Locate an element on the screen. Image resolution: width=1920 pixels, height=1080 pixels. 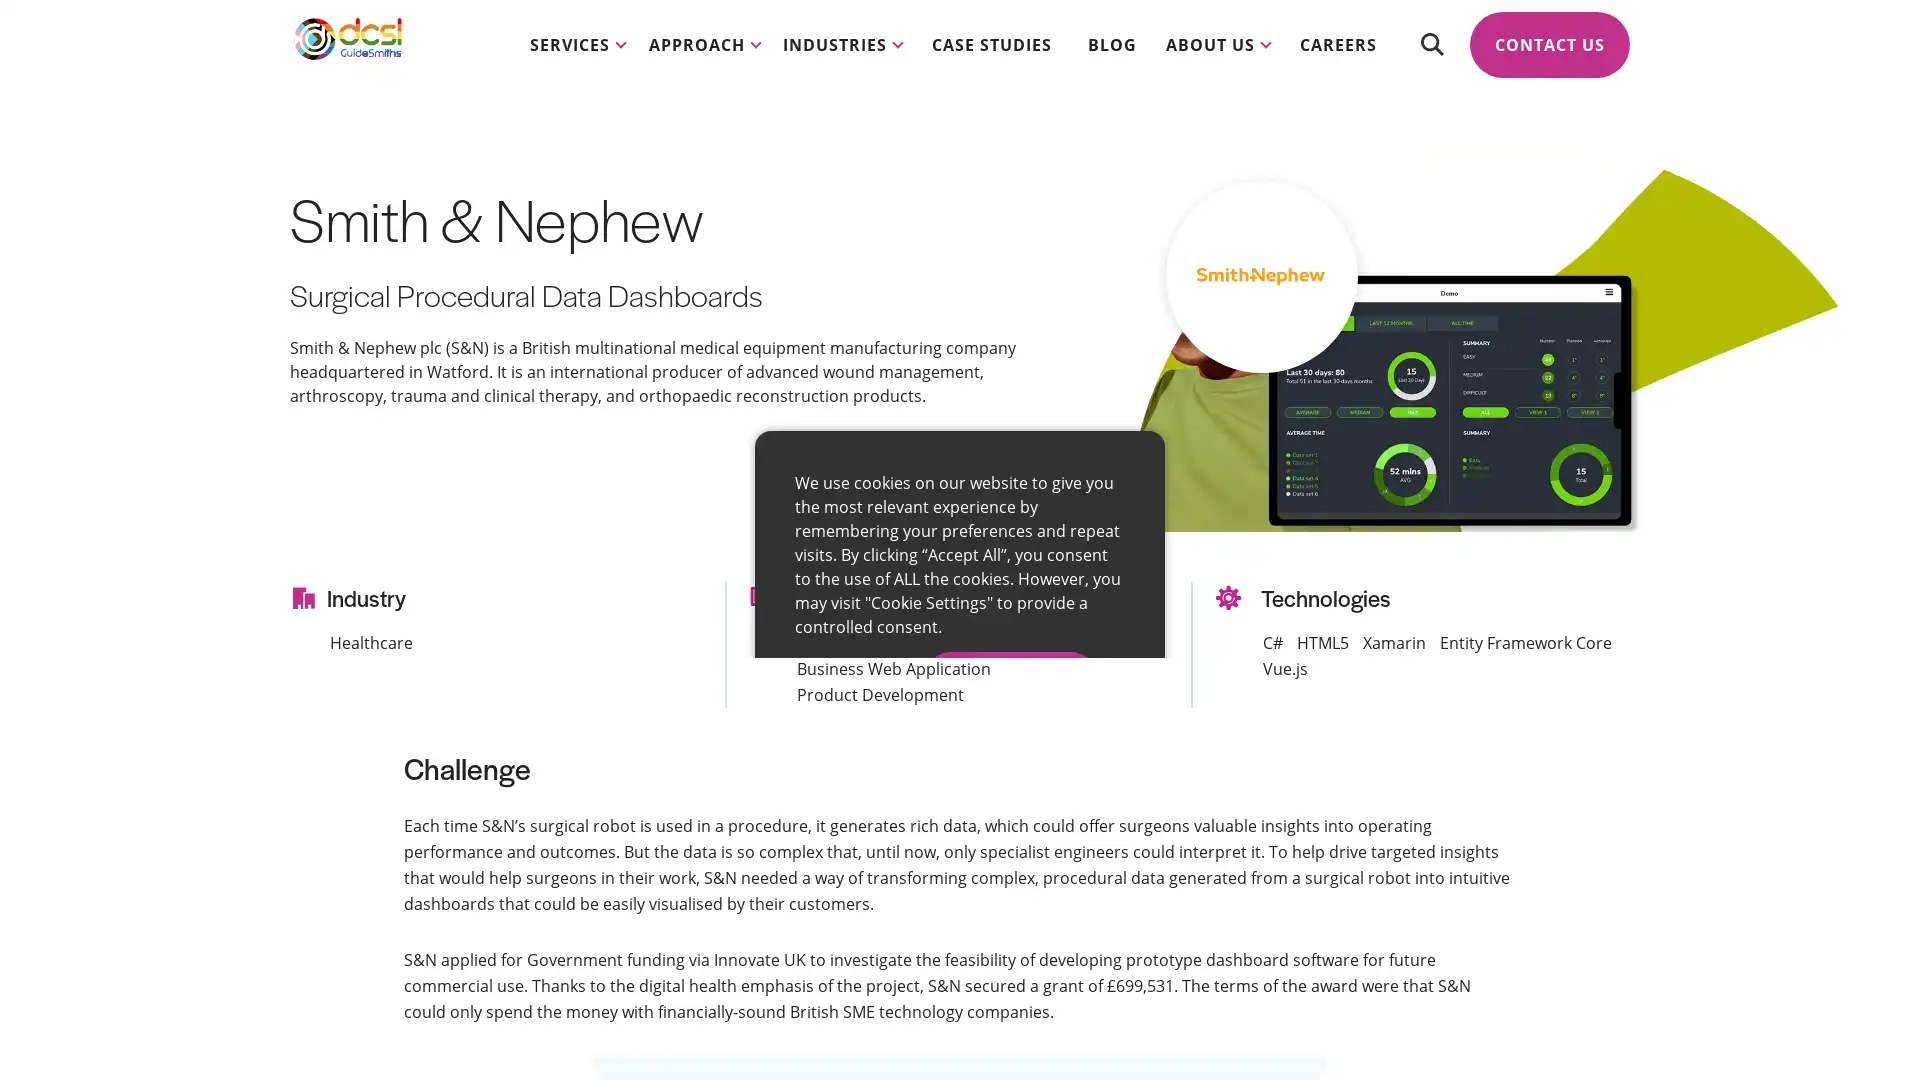
Search is located at coordinates (1430, 60).